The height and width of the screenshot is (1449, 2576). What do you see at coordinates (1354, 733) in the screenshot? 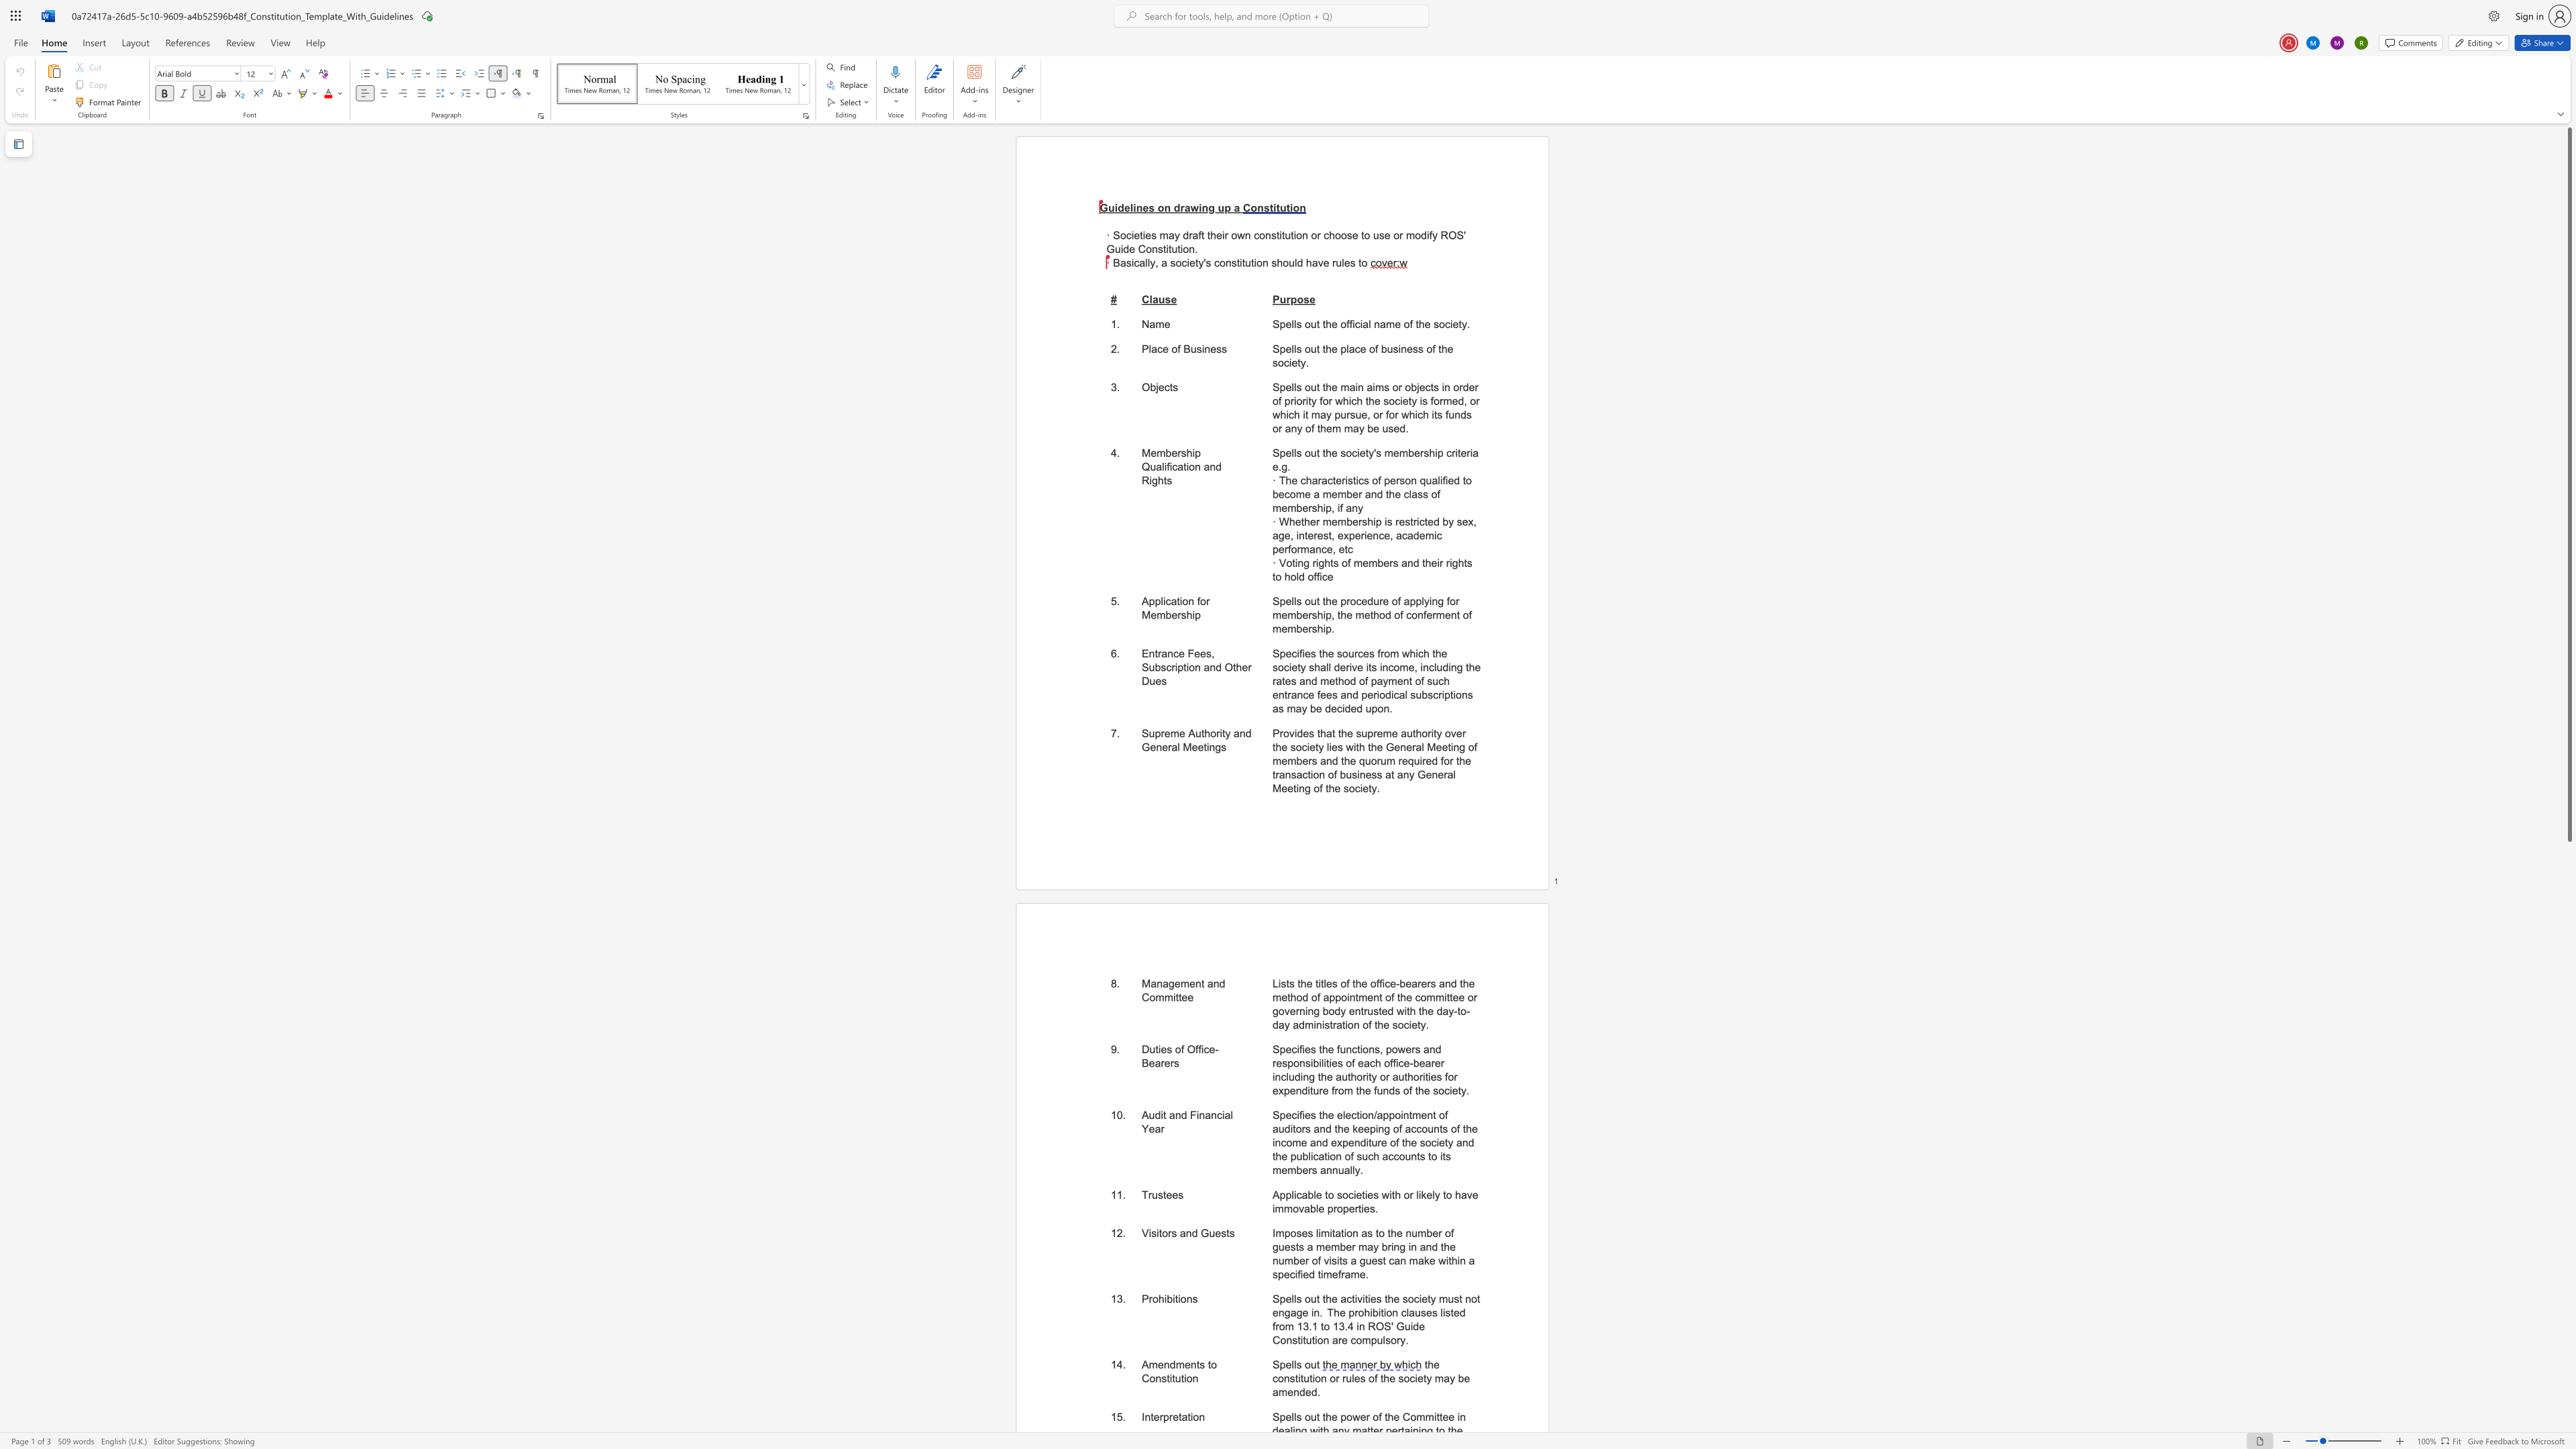
I see `the subset text "supreme authority over the society lies with the General Meeting of members and the quoru" within the text "Provides that the supreme authority over the society lies with the General Meeting of members and the quorum"` at bounding box center [1354, 733].